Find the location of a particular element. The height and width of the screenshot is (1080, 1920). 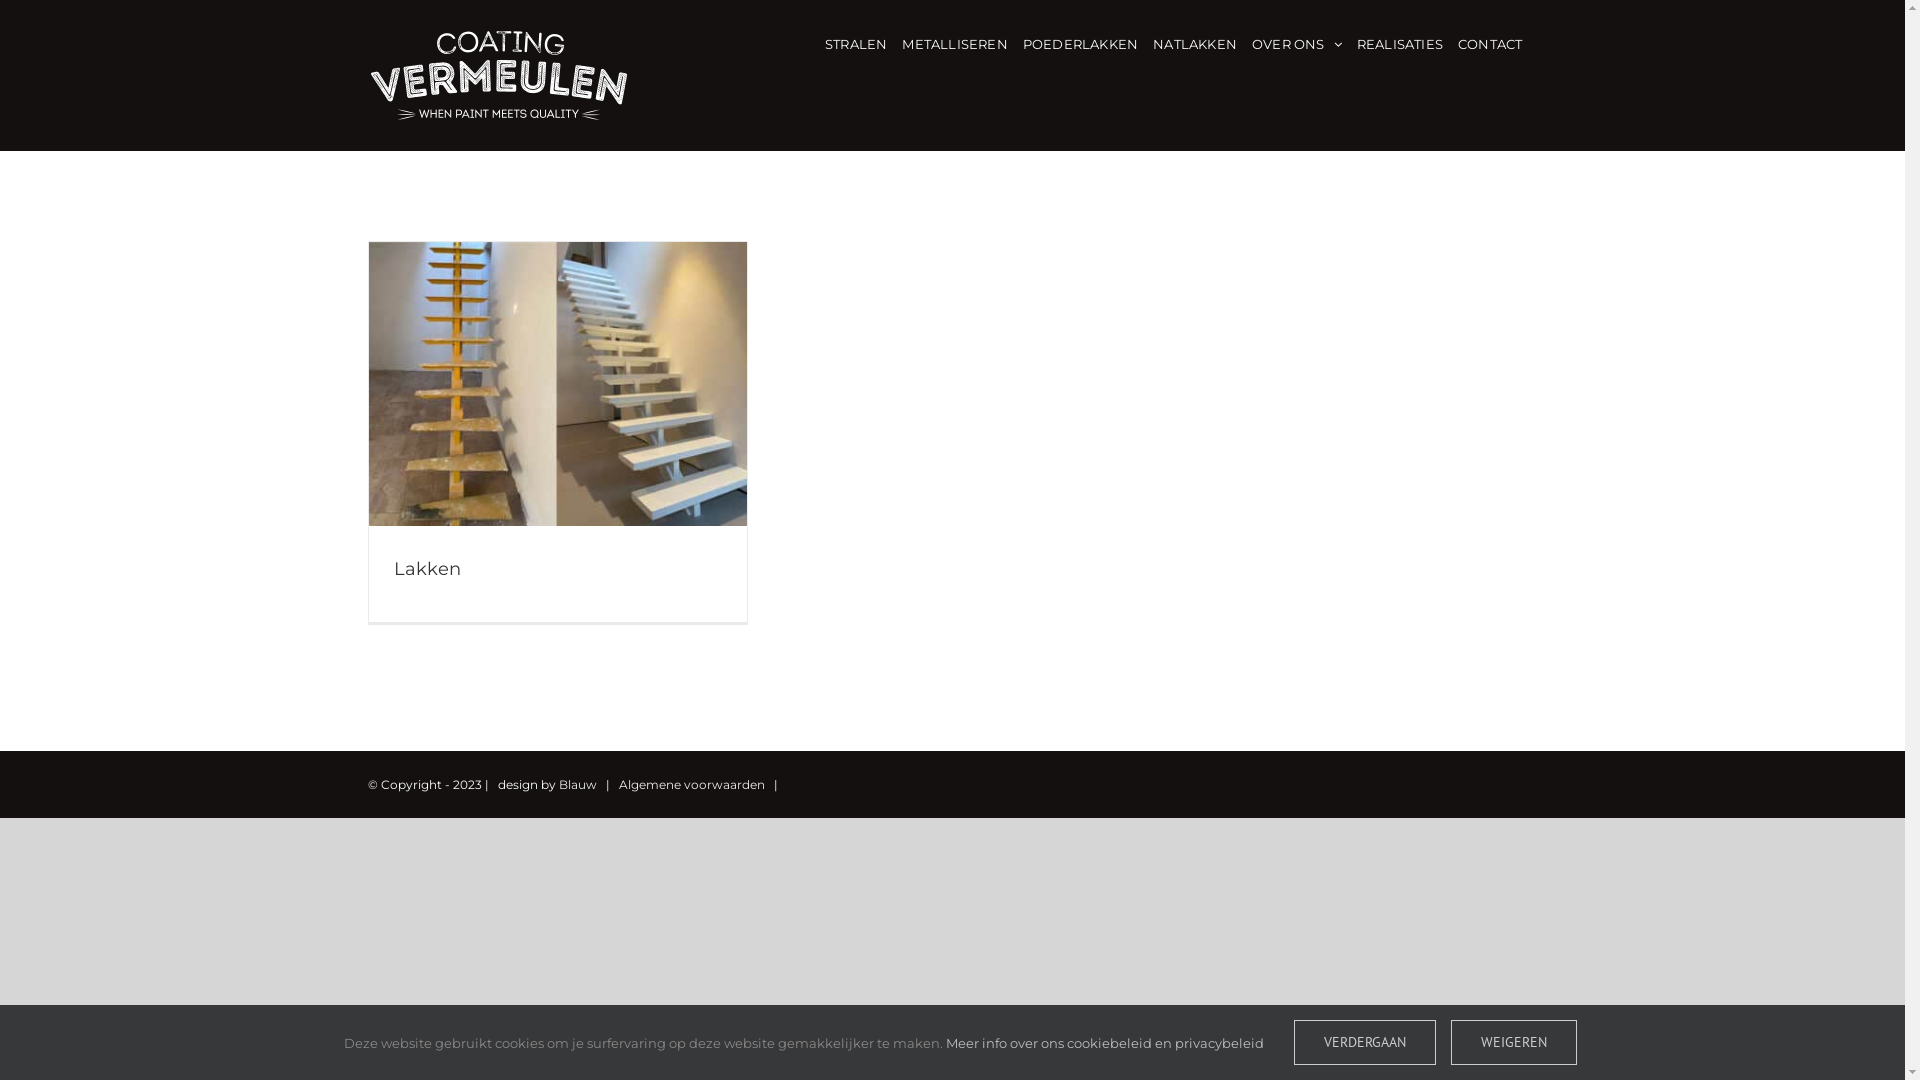

'Blauw' is located at coordinates (575, 782).